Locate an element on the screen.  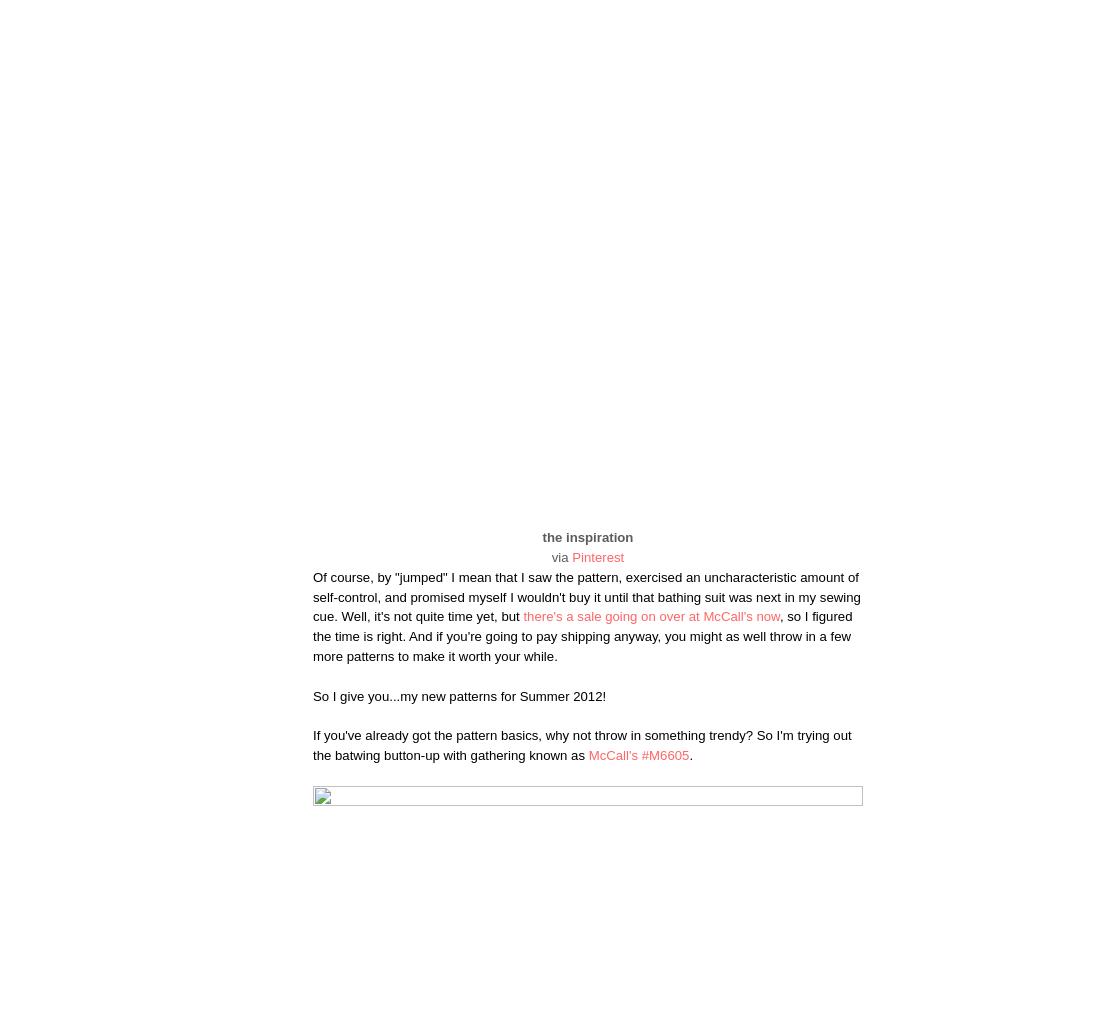
'.' is located at coordinates (690, 753).